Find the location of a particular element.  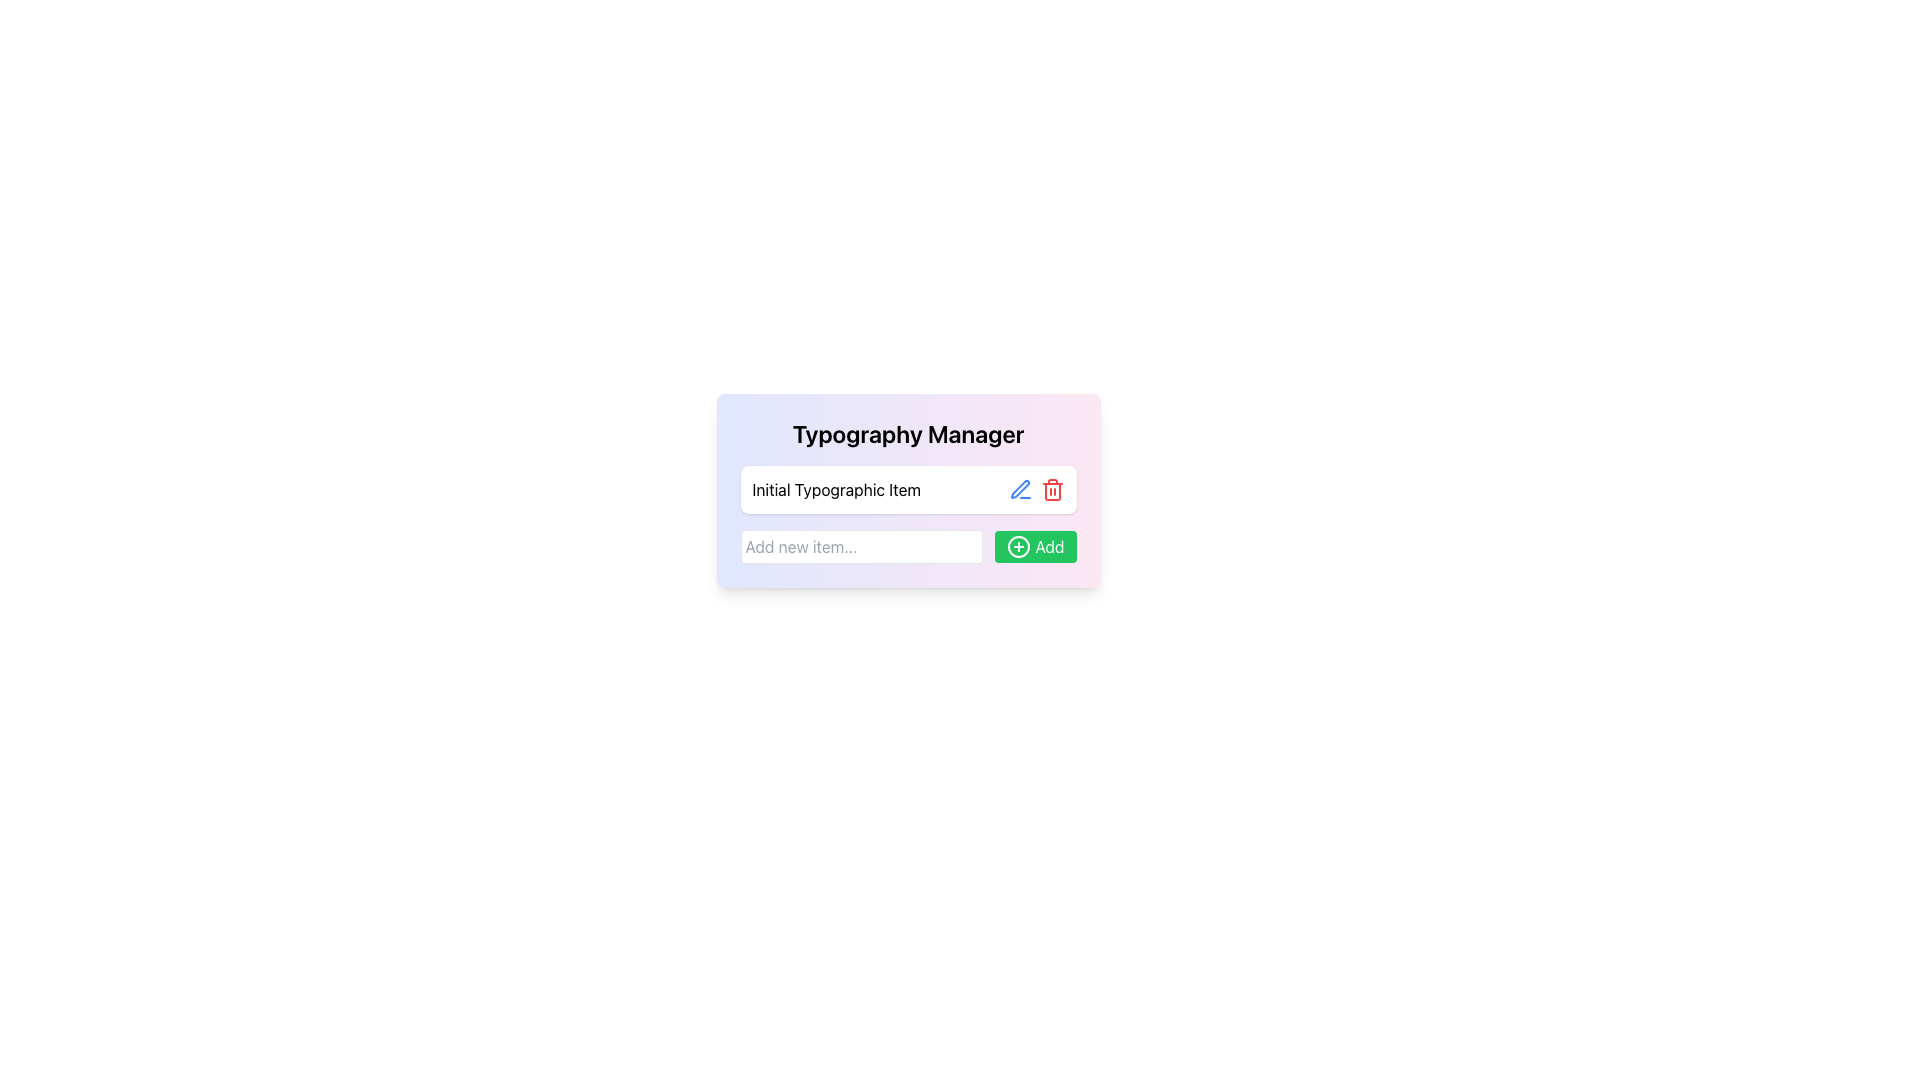

the red trash icon button, which is part of a horizontal group of icons is located at coordinates (1051, 489).